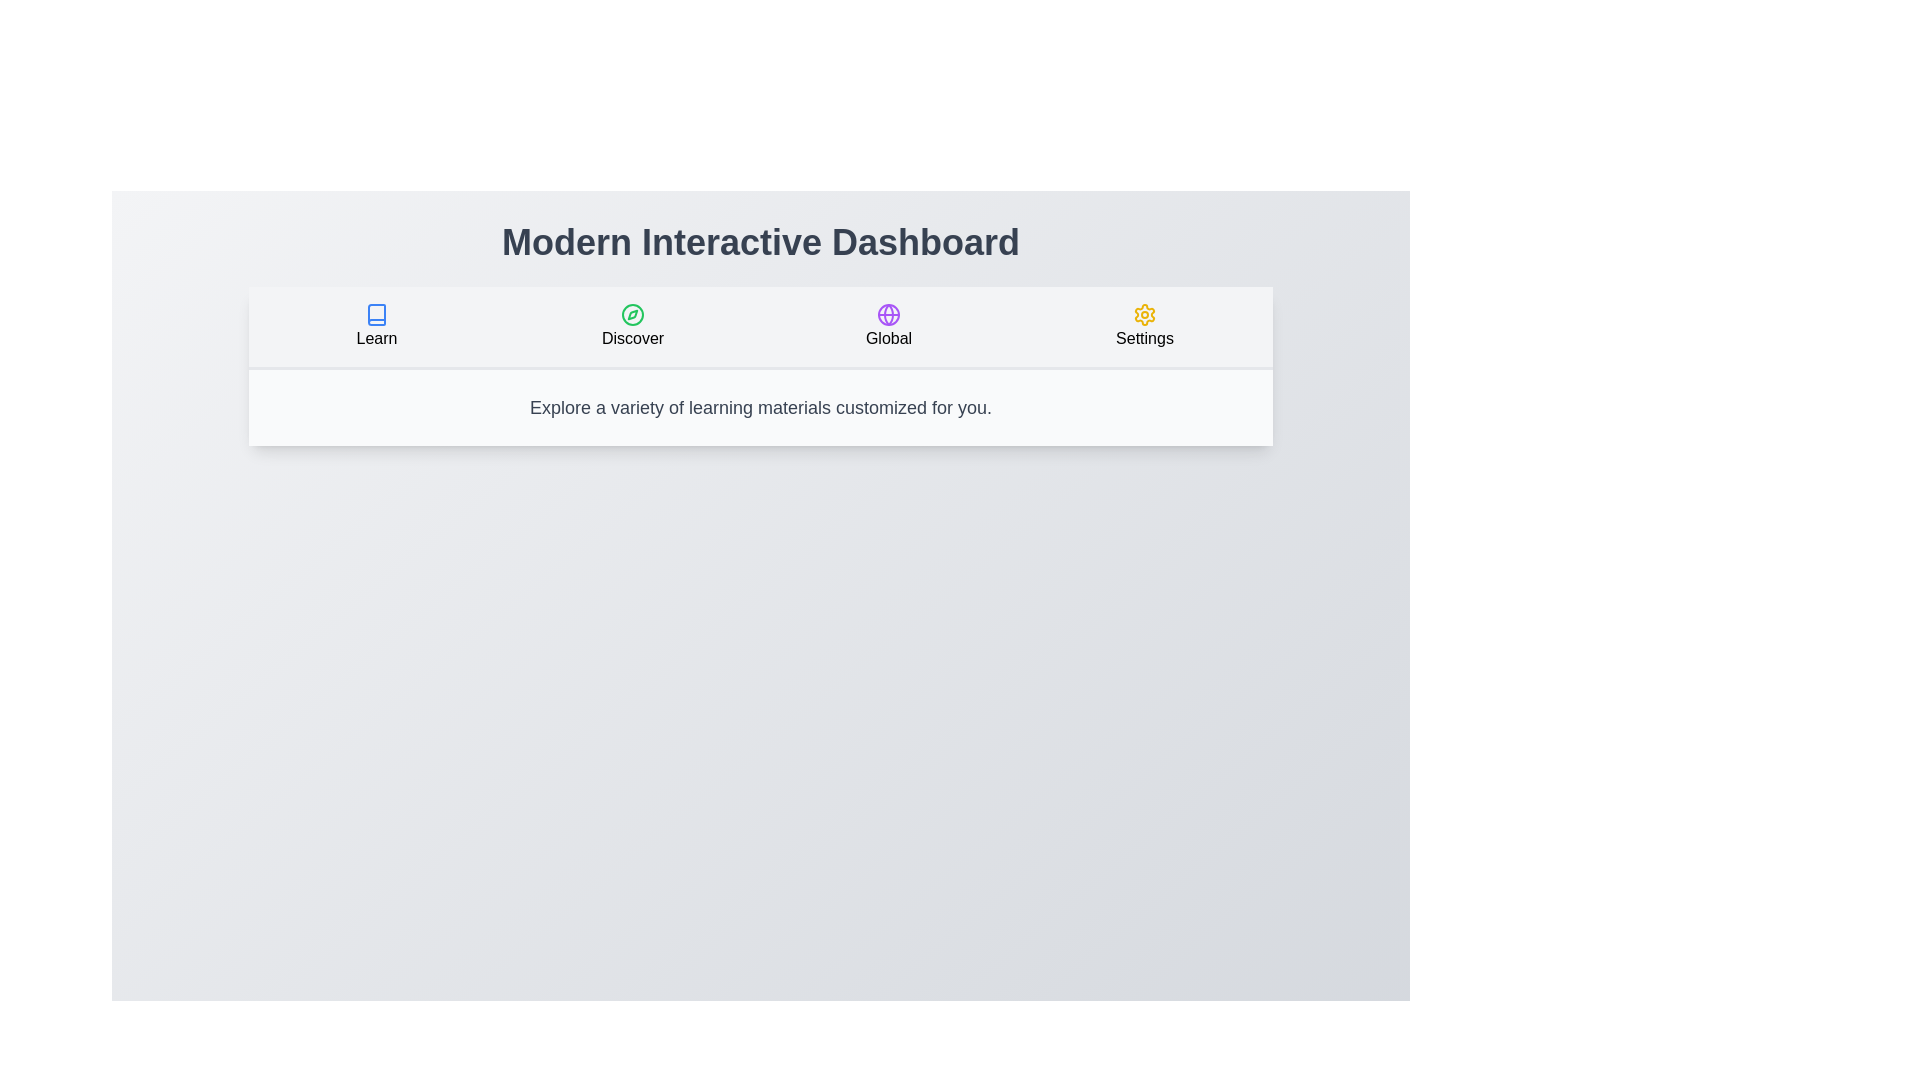  I want to click on the settings icon, which is the fourth item in the horizontal menu bar, so click(1145, 315).